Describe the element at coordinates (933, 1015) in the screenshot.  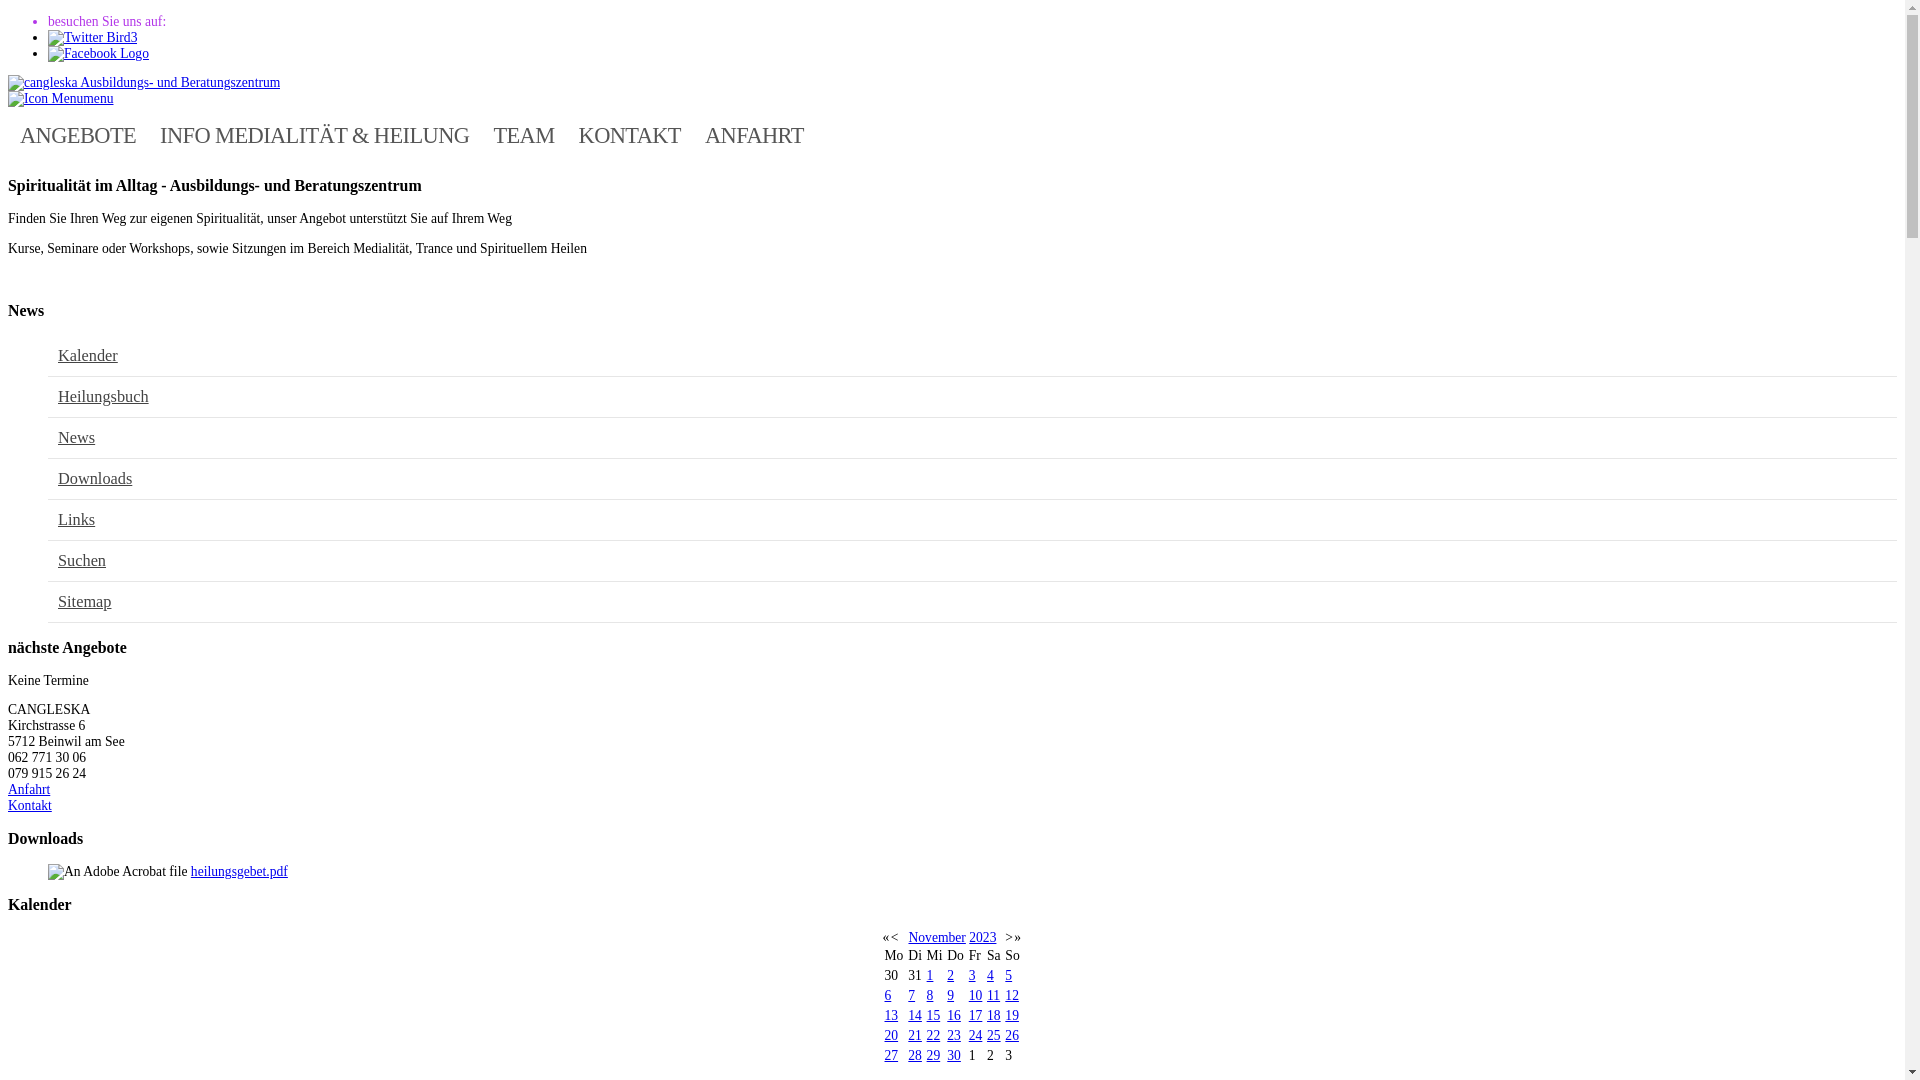
I see `'15'` at that location.